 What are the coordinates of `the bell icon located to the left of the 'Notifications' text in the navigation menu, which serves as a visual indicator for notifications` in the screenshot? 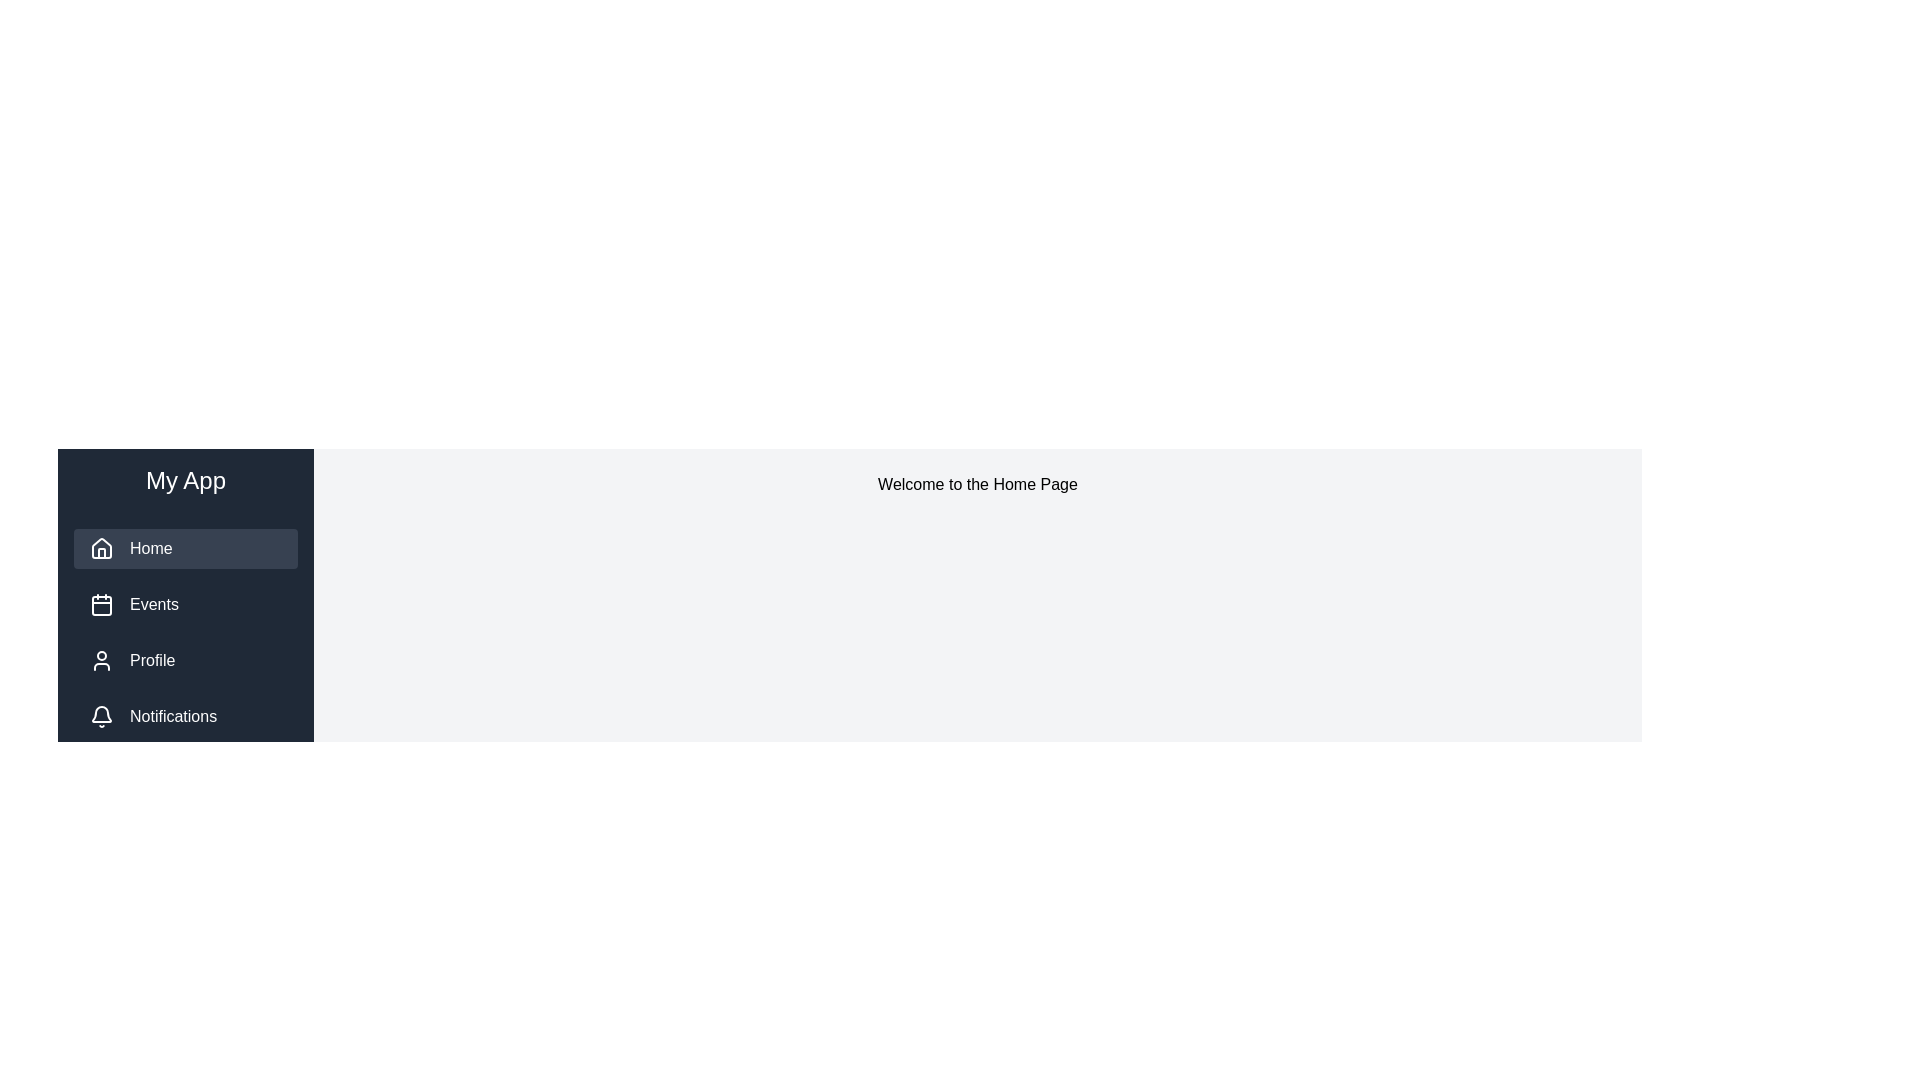 It's located at (100, 716).